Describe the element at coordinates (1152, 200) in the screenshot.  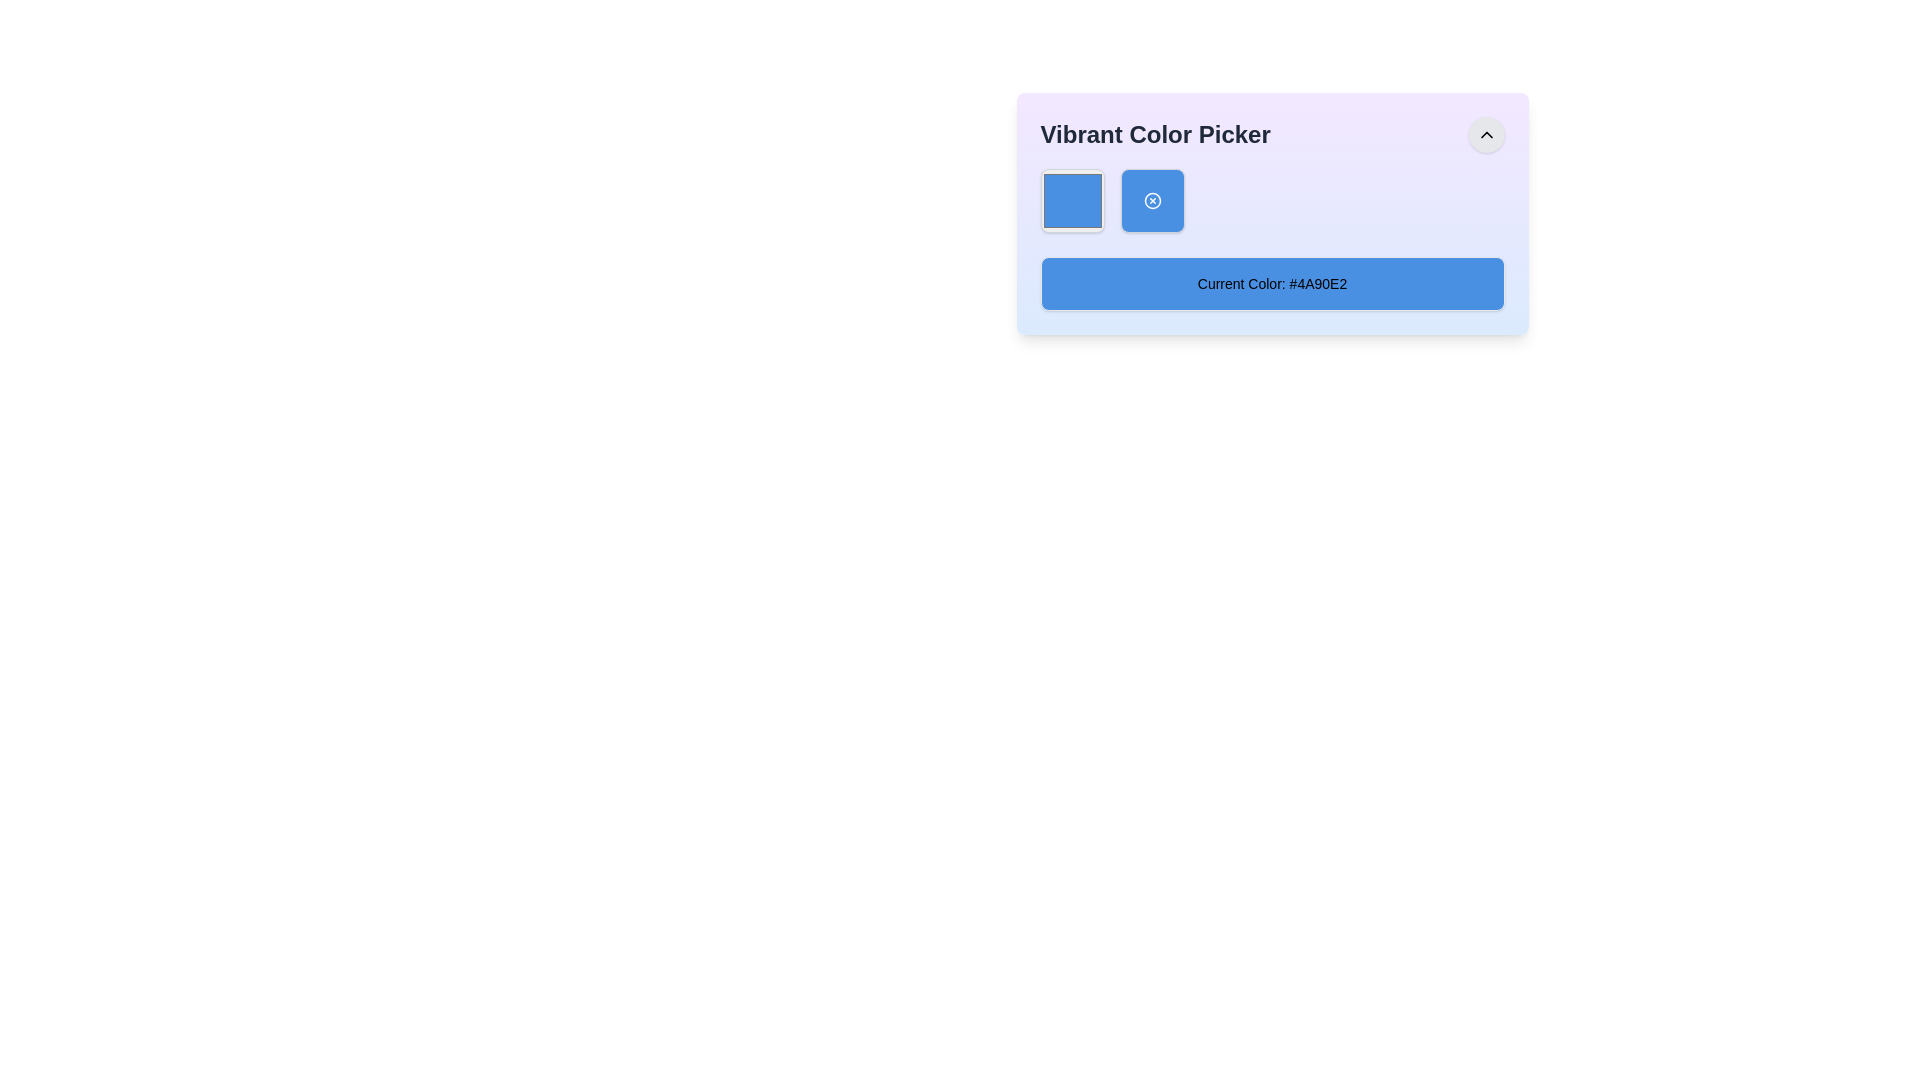
I see `the color selection button` at that location.